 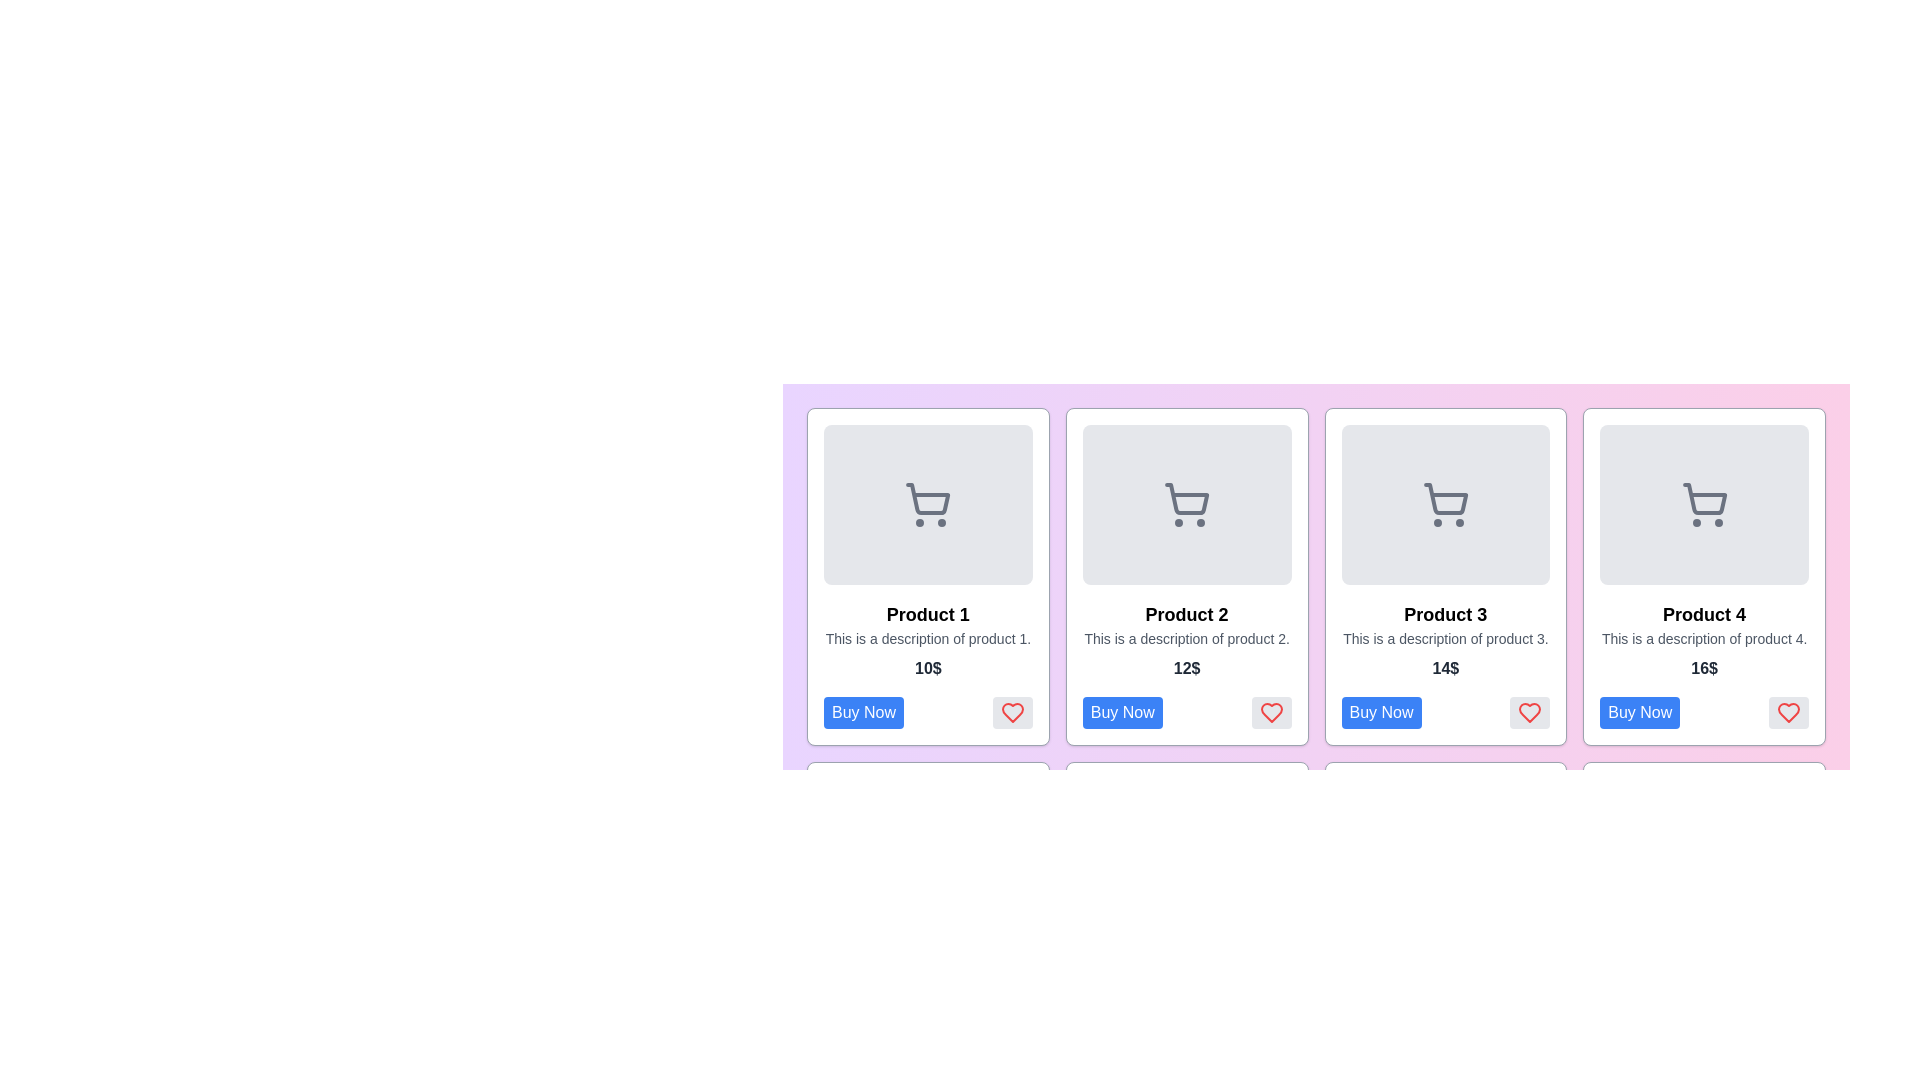 What do you see at coordinates (1270, 712) in the screenshot?
I see `the rounded rectangular button with a light gray background and a red heart icon, located immediately to the right of the 'Buy Now' button in the product card layout, which is the second button from the right below 'Product 2'` at bounding box center [1270, 712].